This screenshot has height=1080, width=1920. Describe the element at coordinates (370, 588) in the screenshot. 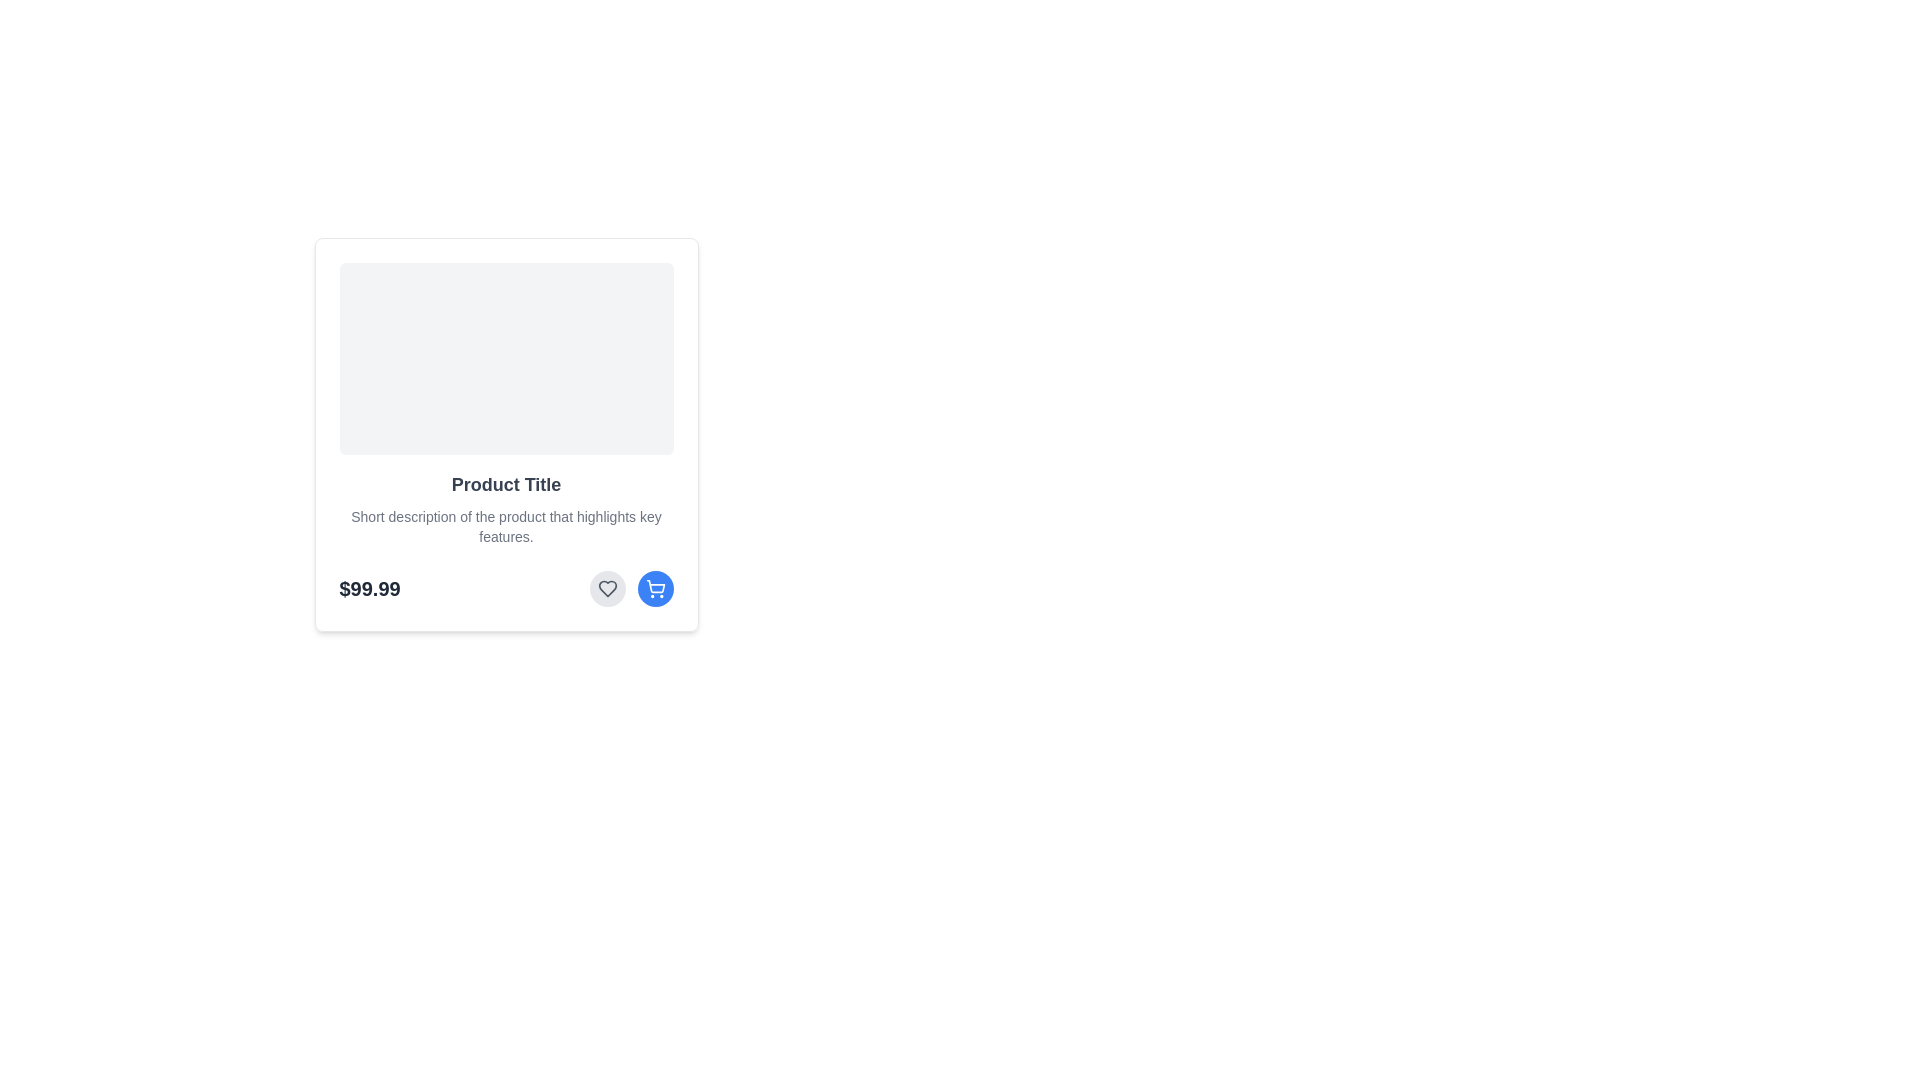

I see `the primary price display text '$99.99' located at the bottom-left part of the product card, directly beneath the product description` at that location.